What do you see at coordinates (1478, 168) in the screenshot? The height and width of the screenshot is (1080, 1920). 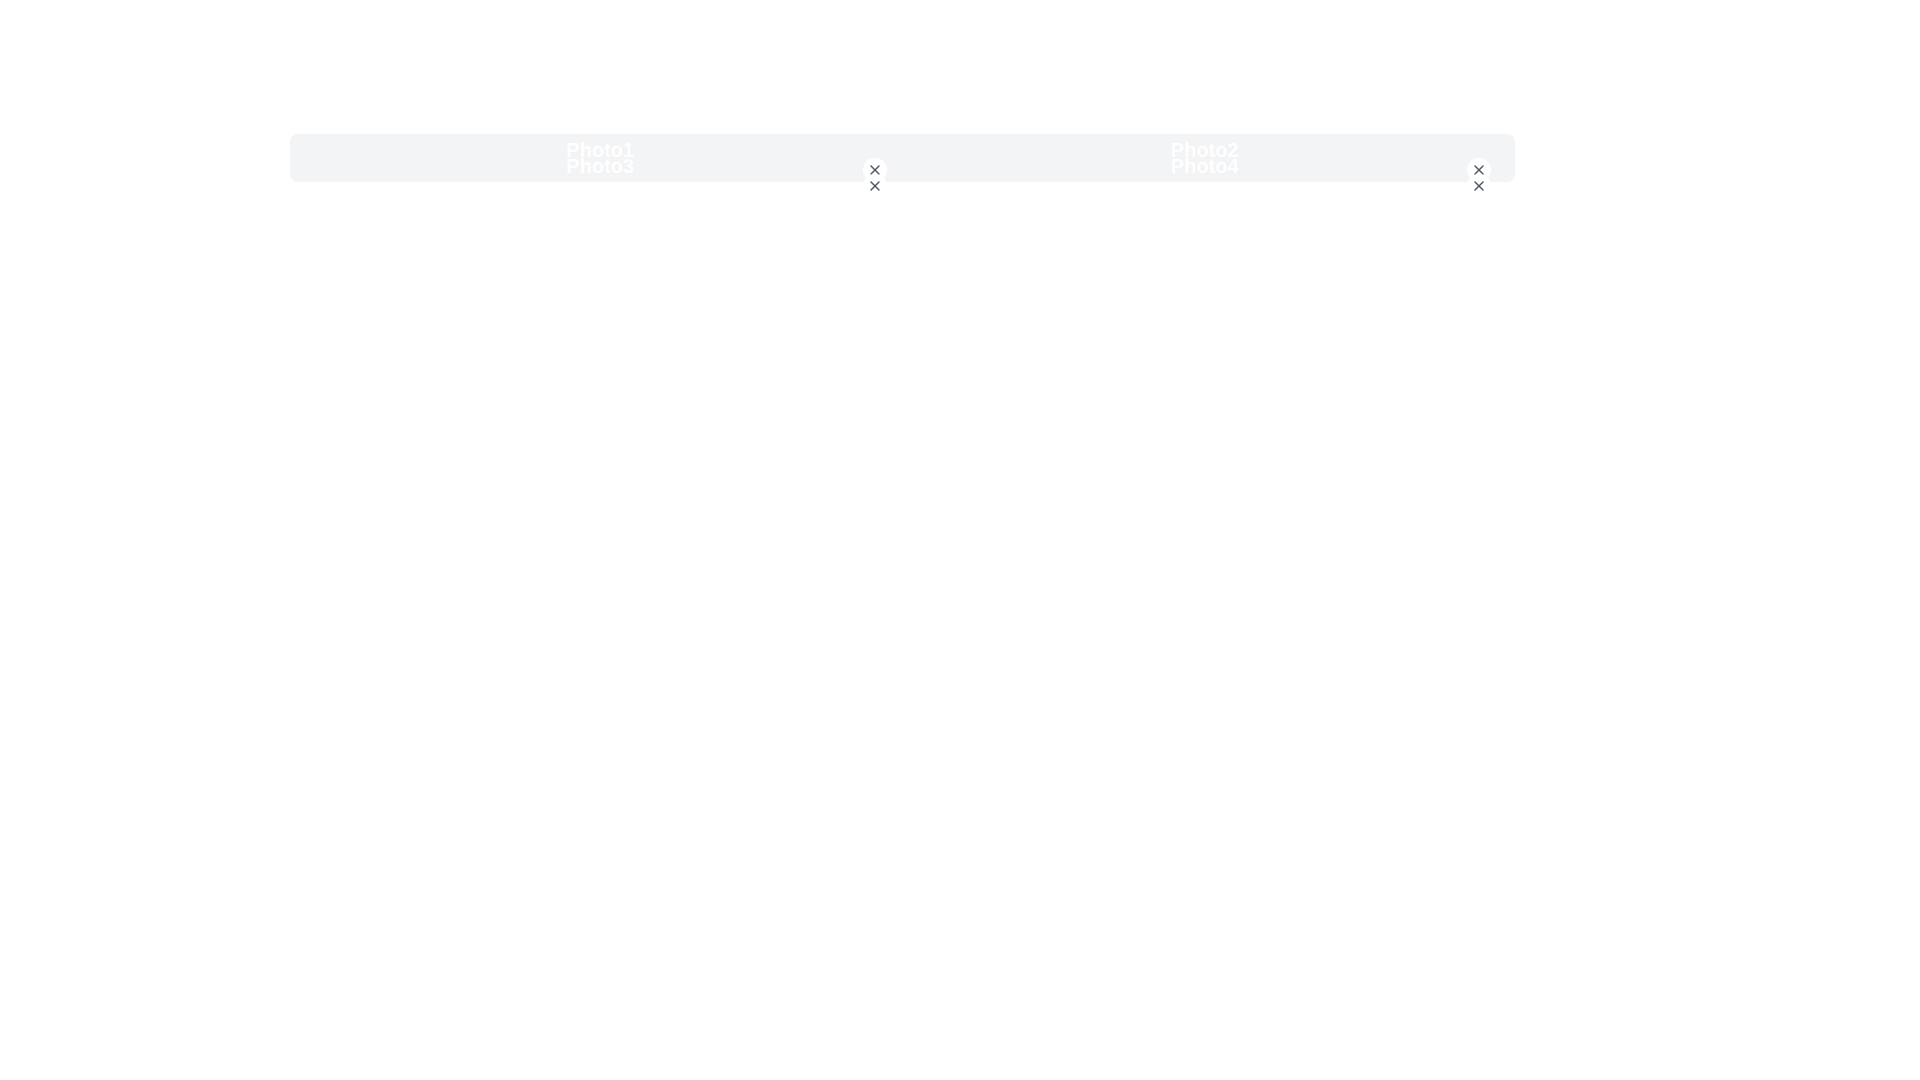 I see `the close button located at the top-right corner of the 'Photo2' section` at bounding box center [1478, 168].